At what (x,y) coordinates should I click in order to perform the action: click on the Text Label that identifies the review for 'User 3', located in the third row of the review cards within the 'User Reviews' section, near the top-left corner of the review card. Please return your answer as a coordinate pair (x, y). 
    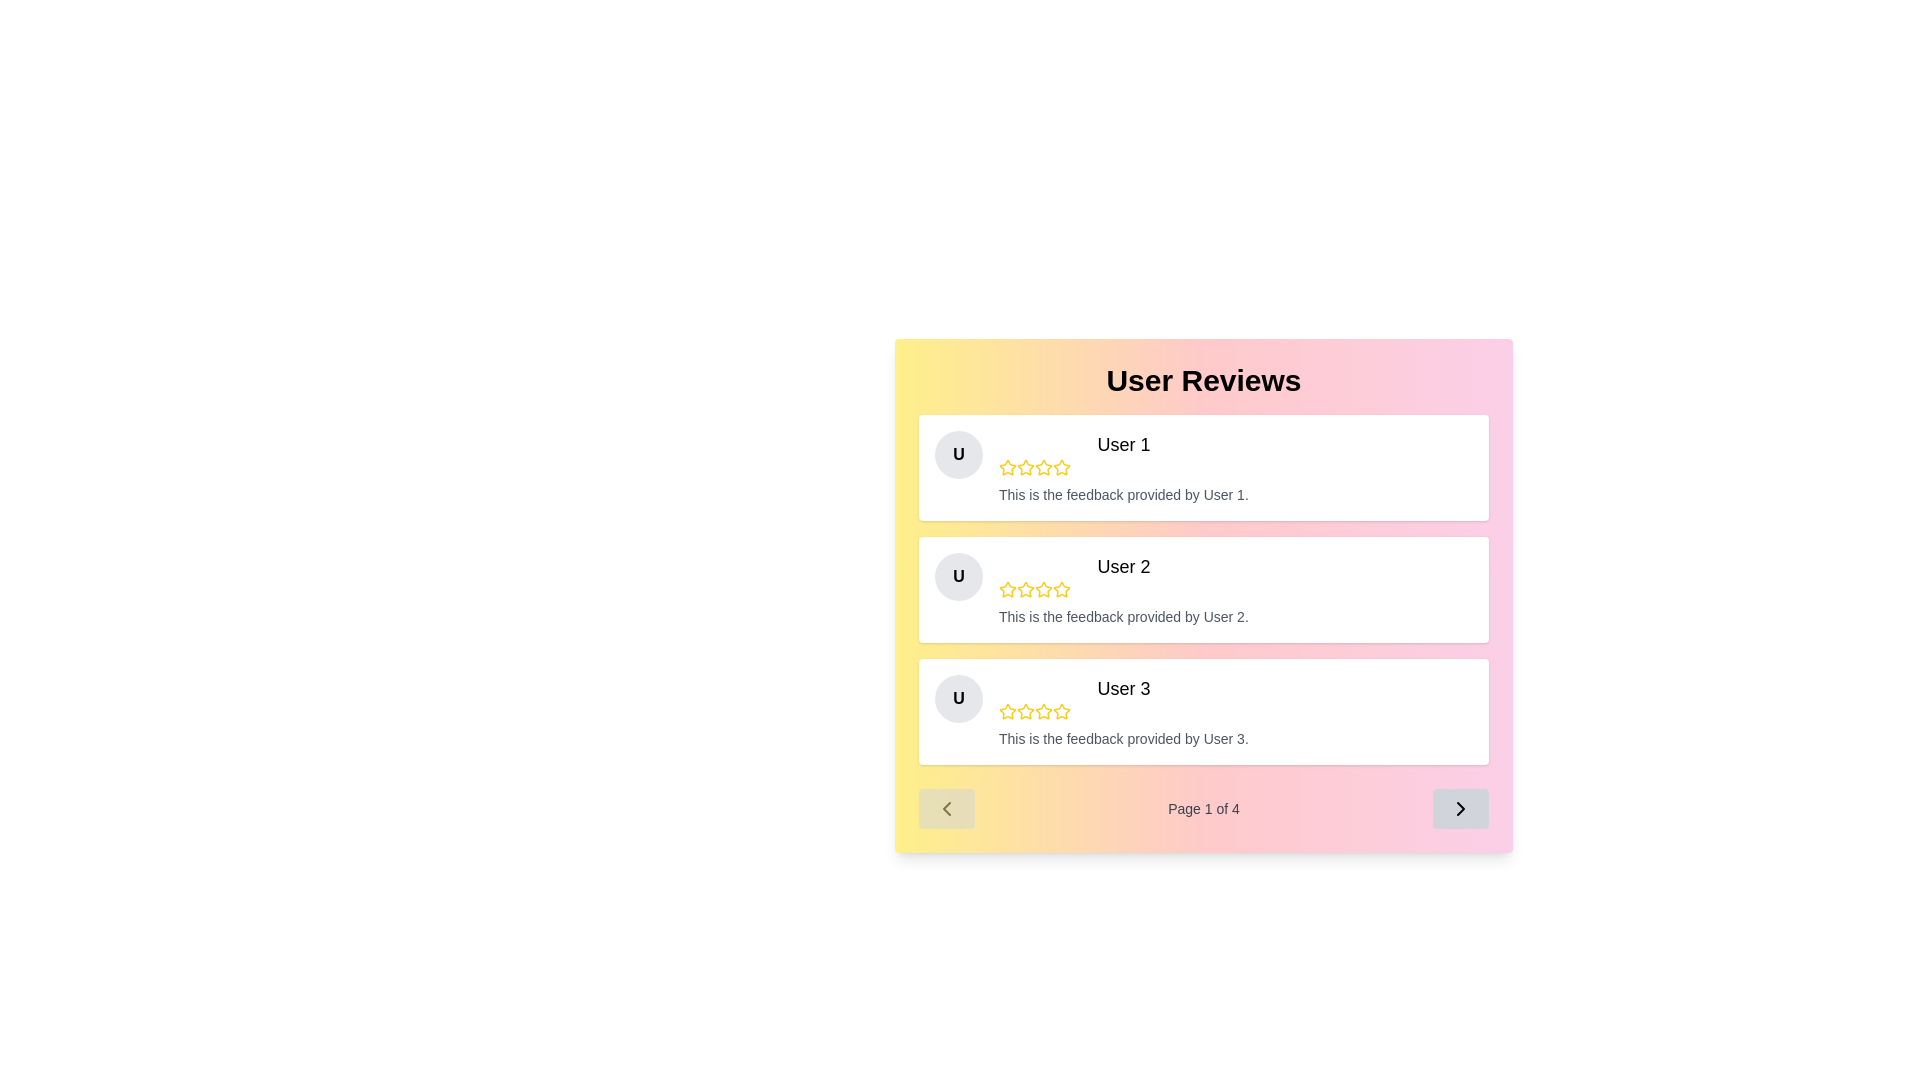
    Looking at the image, I should click on (1123, 688).